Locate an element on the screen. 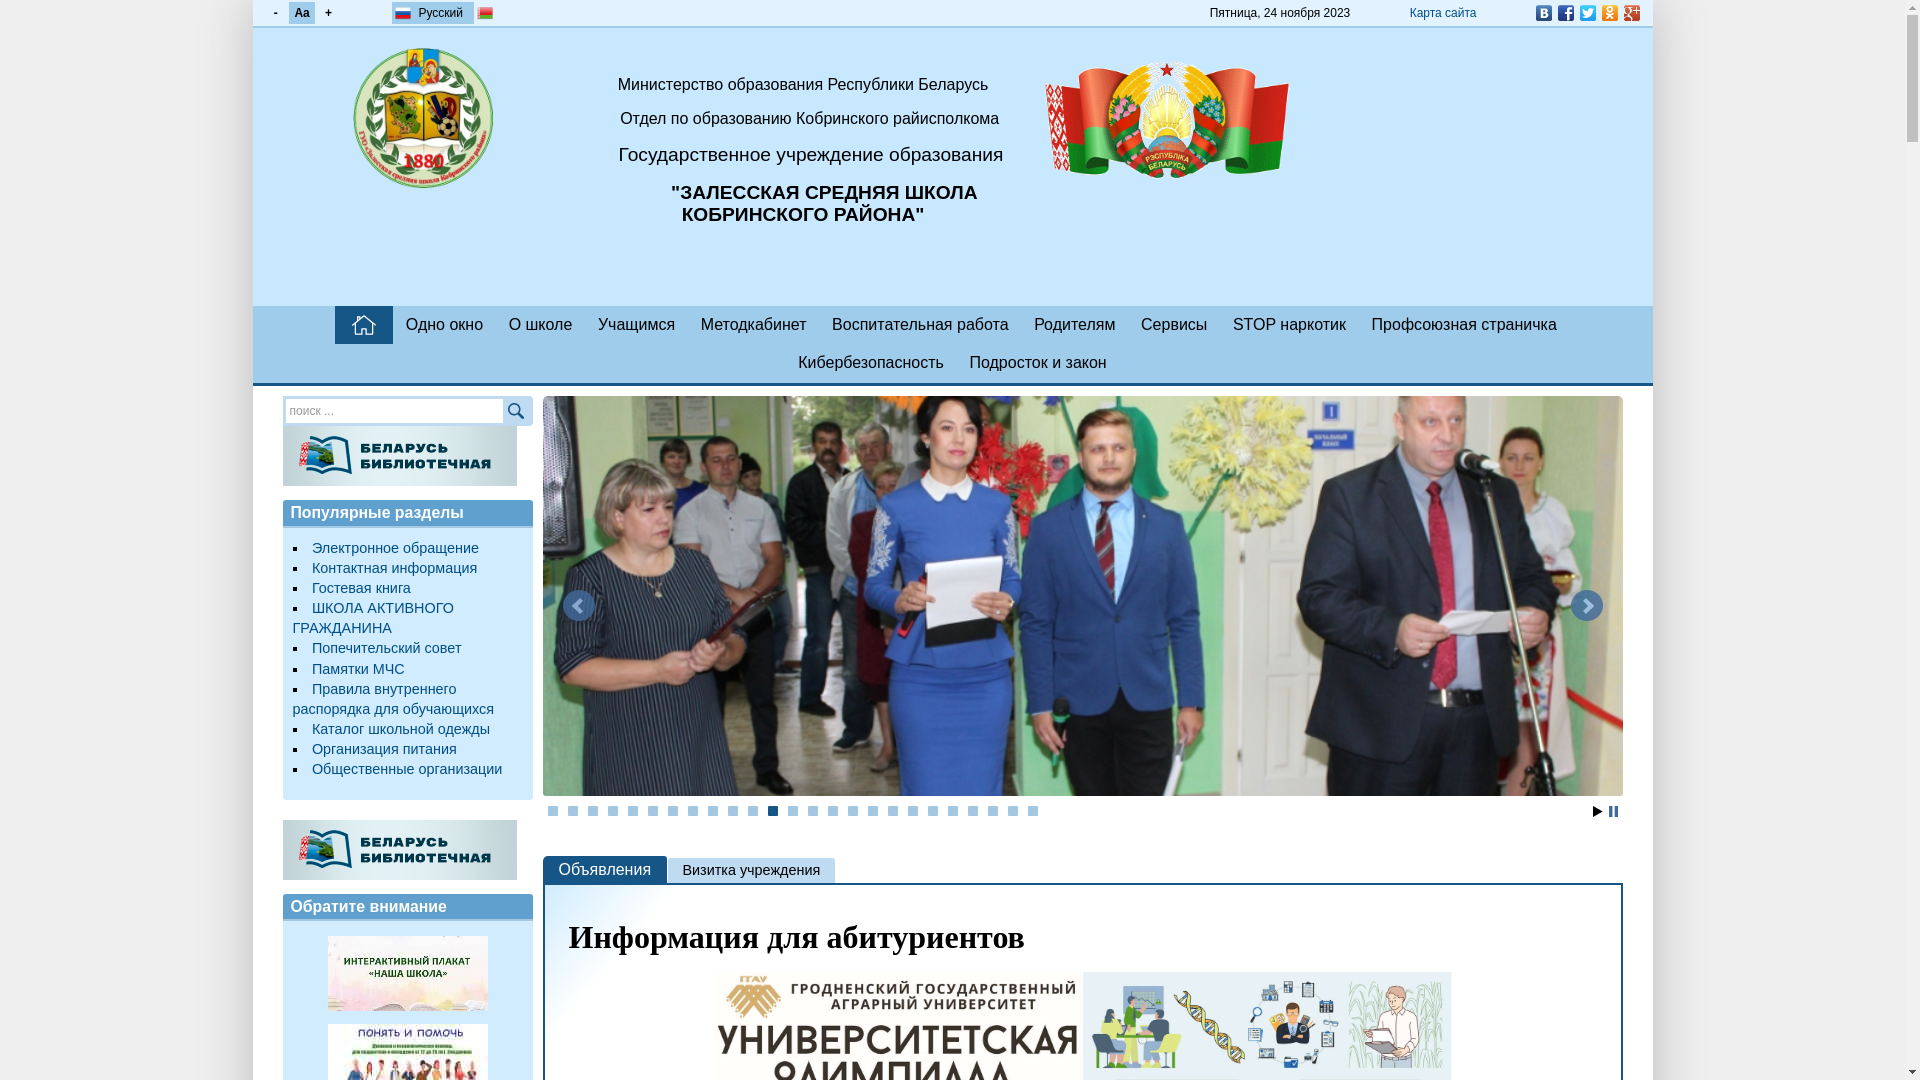 The image size is (1920, 1080). '14' is located at coordinates (812, 810).